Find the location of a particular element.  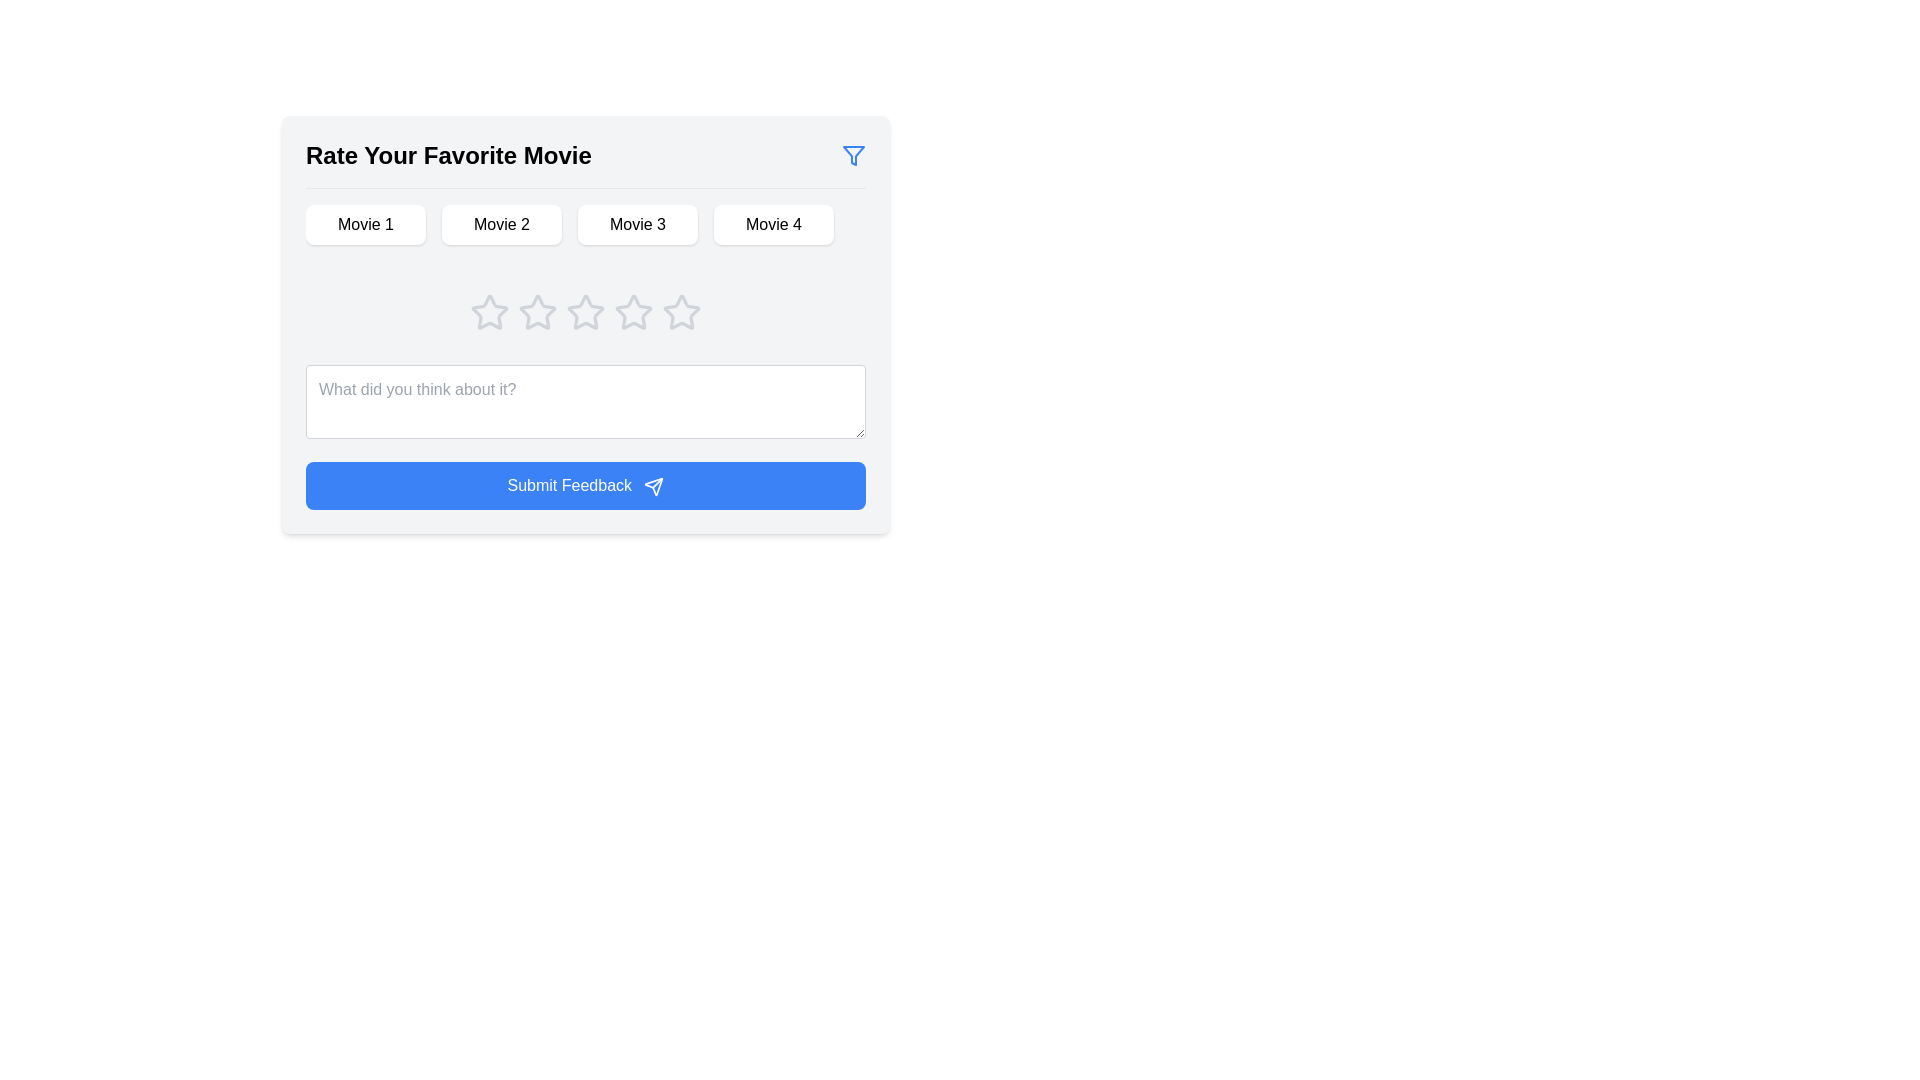

the third clickable rating star icon, which is a graphical representation of a star styled with a border and an empty center, positioned in a sequence of five stars beneath the movie selection buttons is located at coordinates (632, 312).